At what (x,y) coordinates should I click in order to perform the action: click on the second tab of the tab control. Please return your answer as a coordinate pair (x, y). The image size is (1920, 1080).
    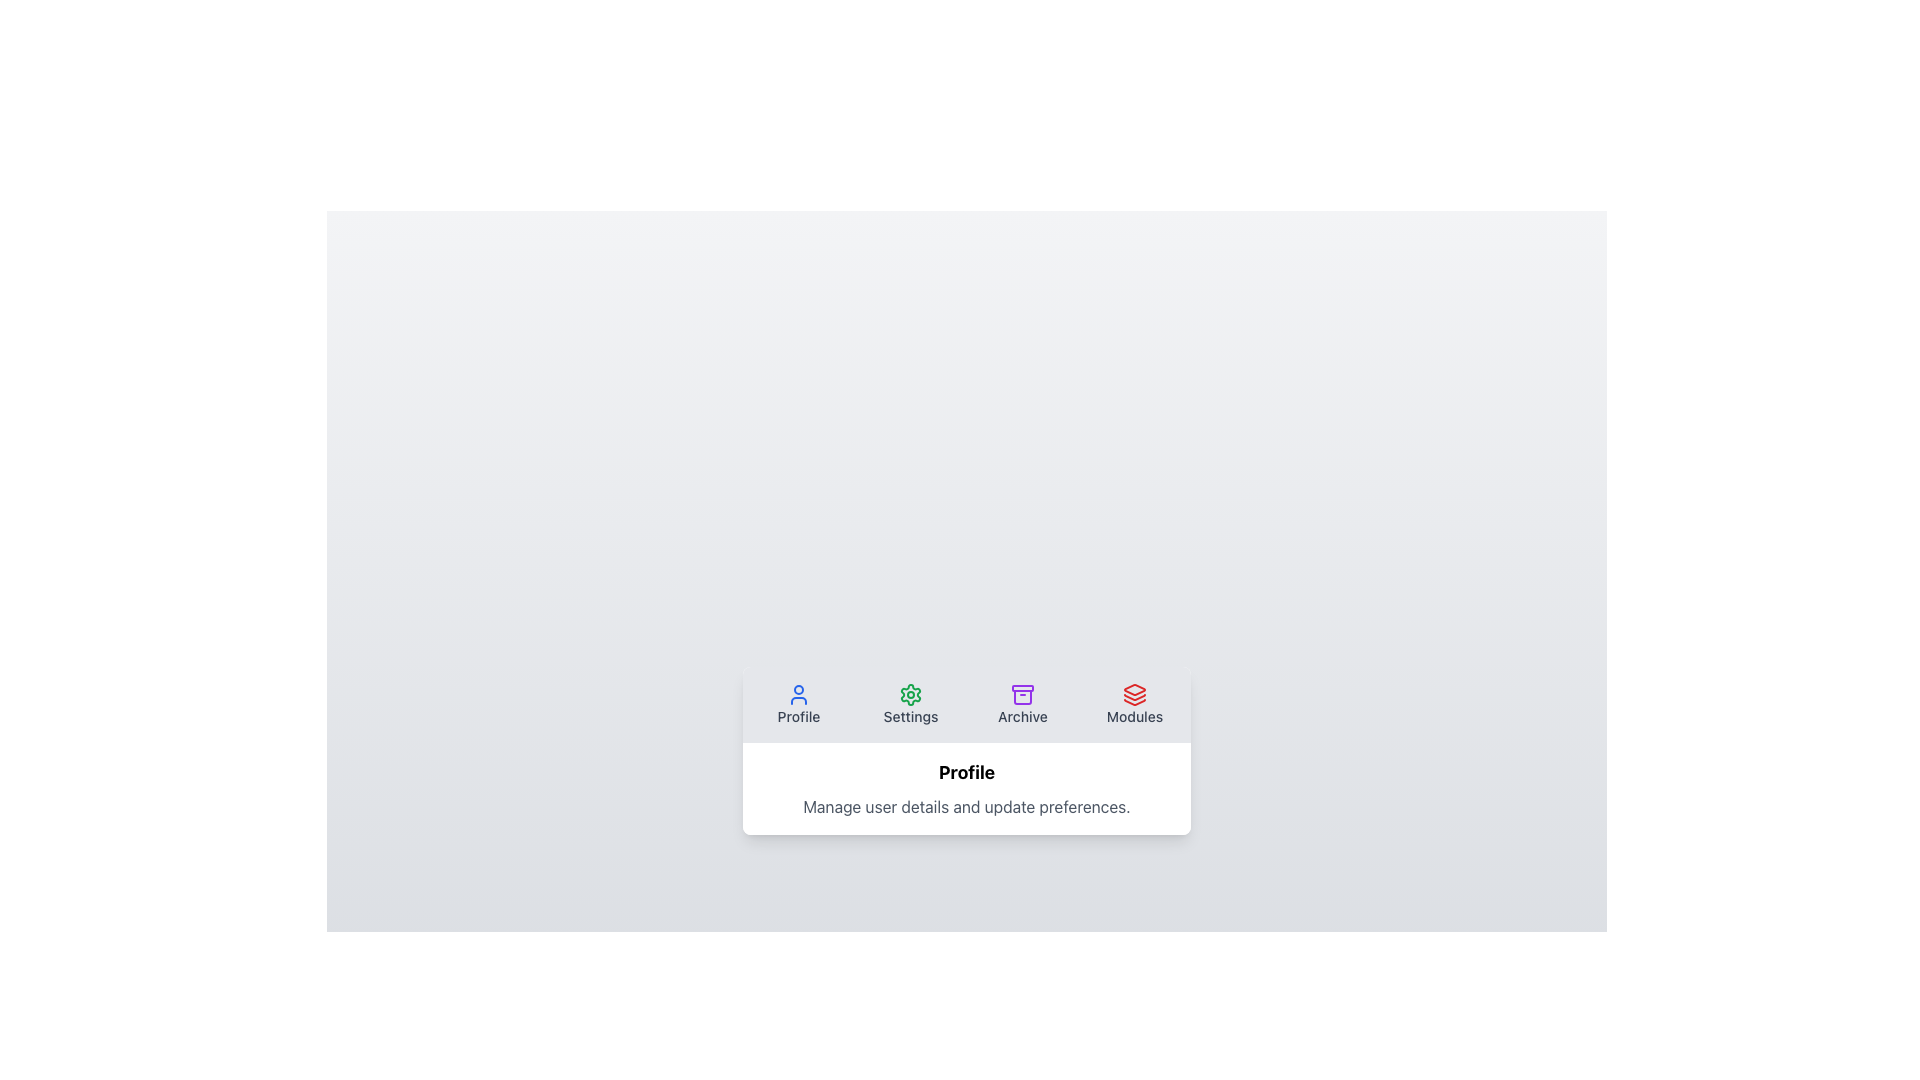
    Looking at the image, I should click on (910, 704).